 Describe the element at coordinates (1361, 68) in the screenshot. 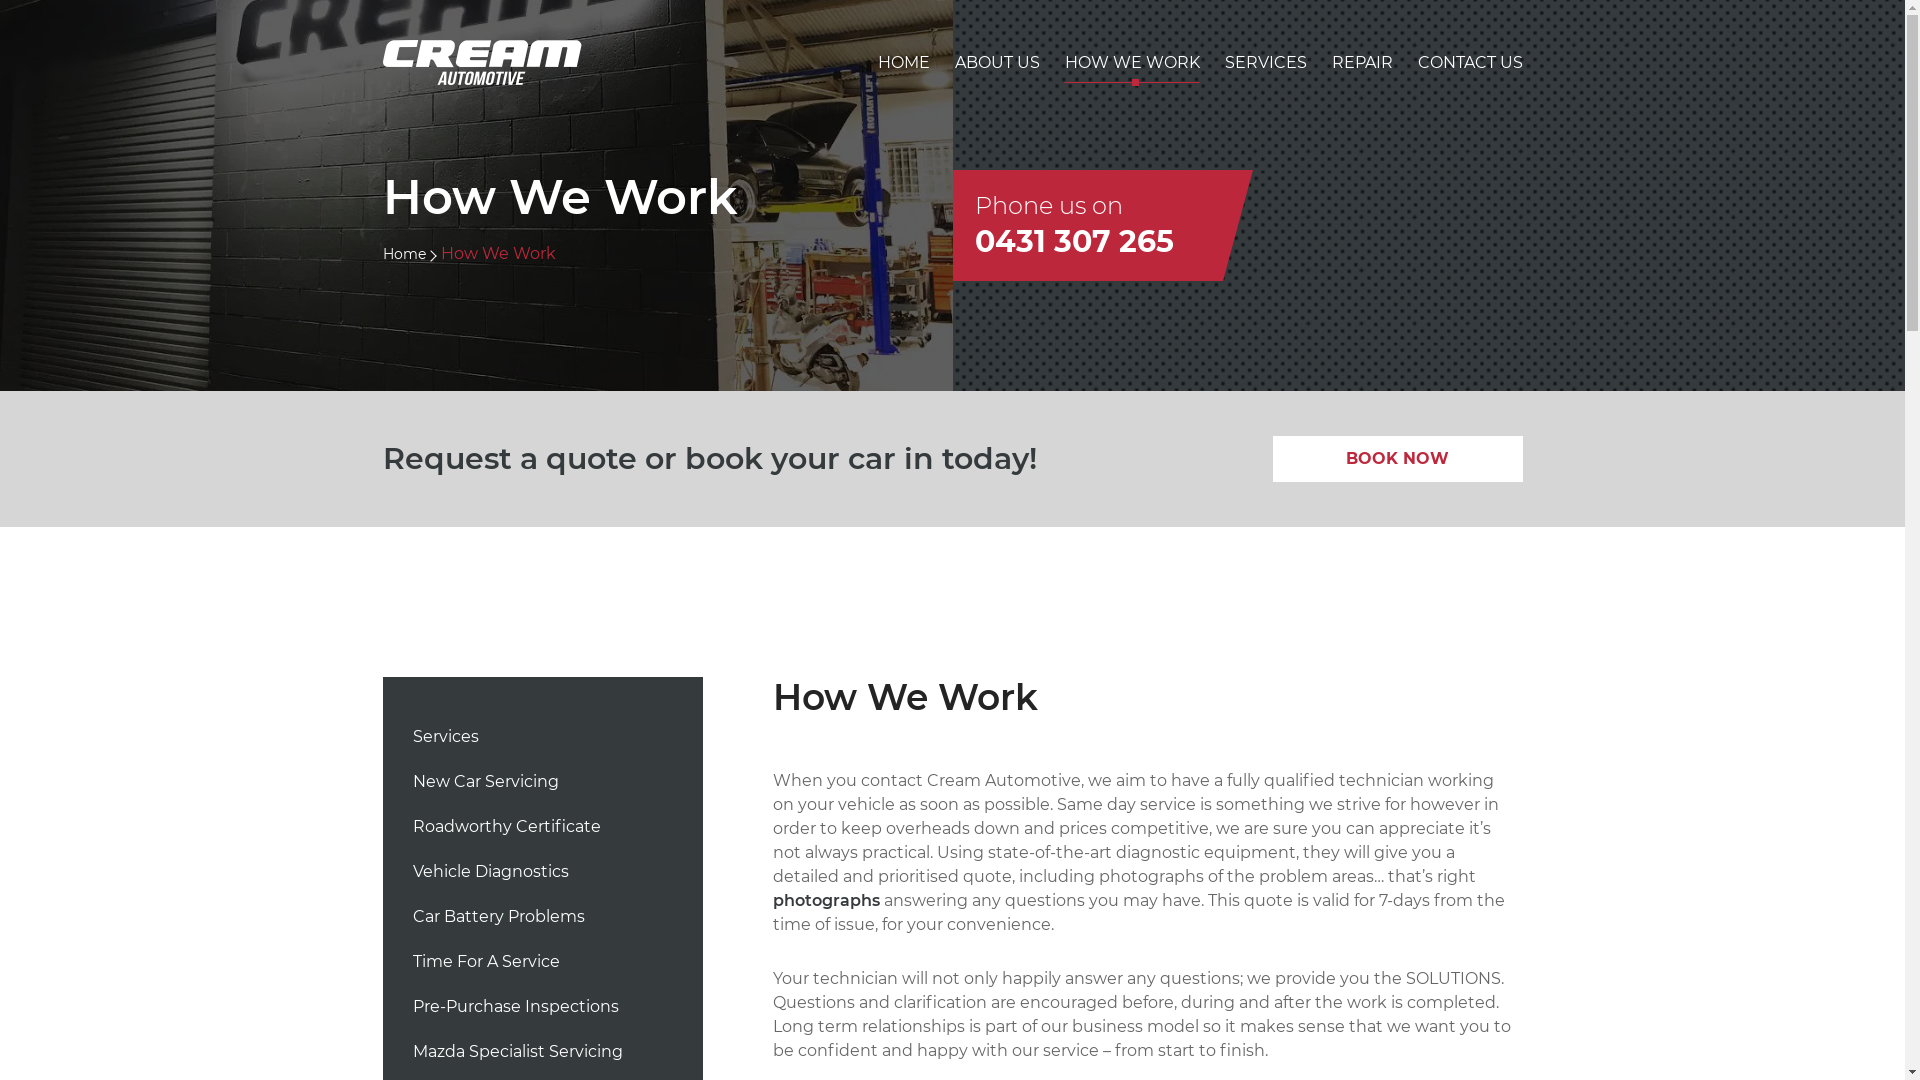

I see `'REPAIR'` at that location.